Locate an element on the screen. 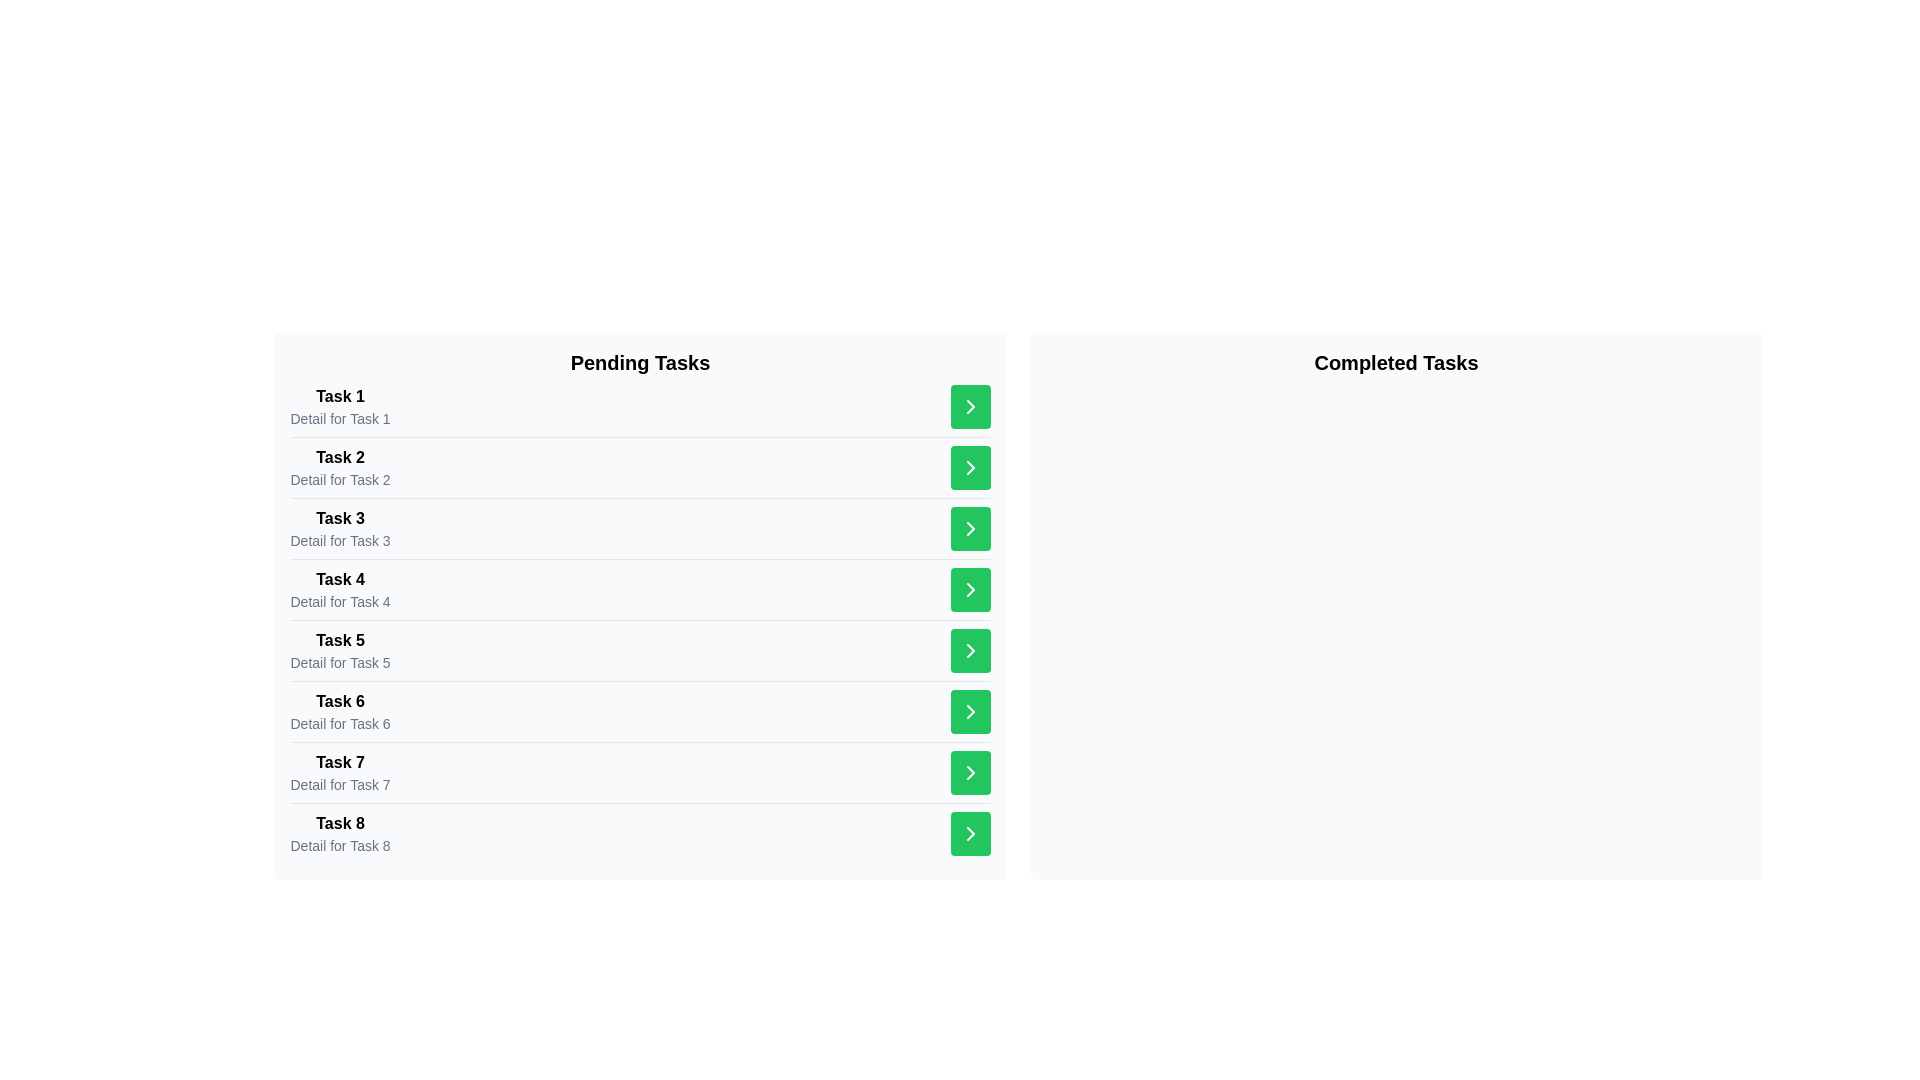 The height and width of the screenshot is (1080, 1920). the button located to the far-right of the entry labeled 'Task 7' under the 'Pending Tasks' column is located at coordinates (970, 771).